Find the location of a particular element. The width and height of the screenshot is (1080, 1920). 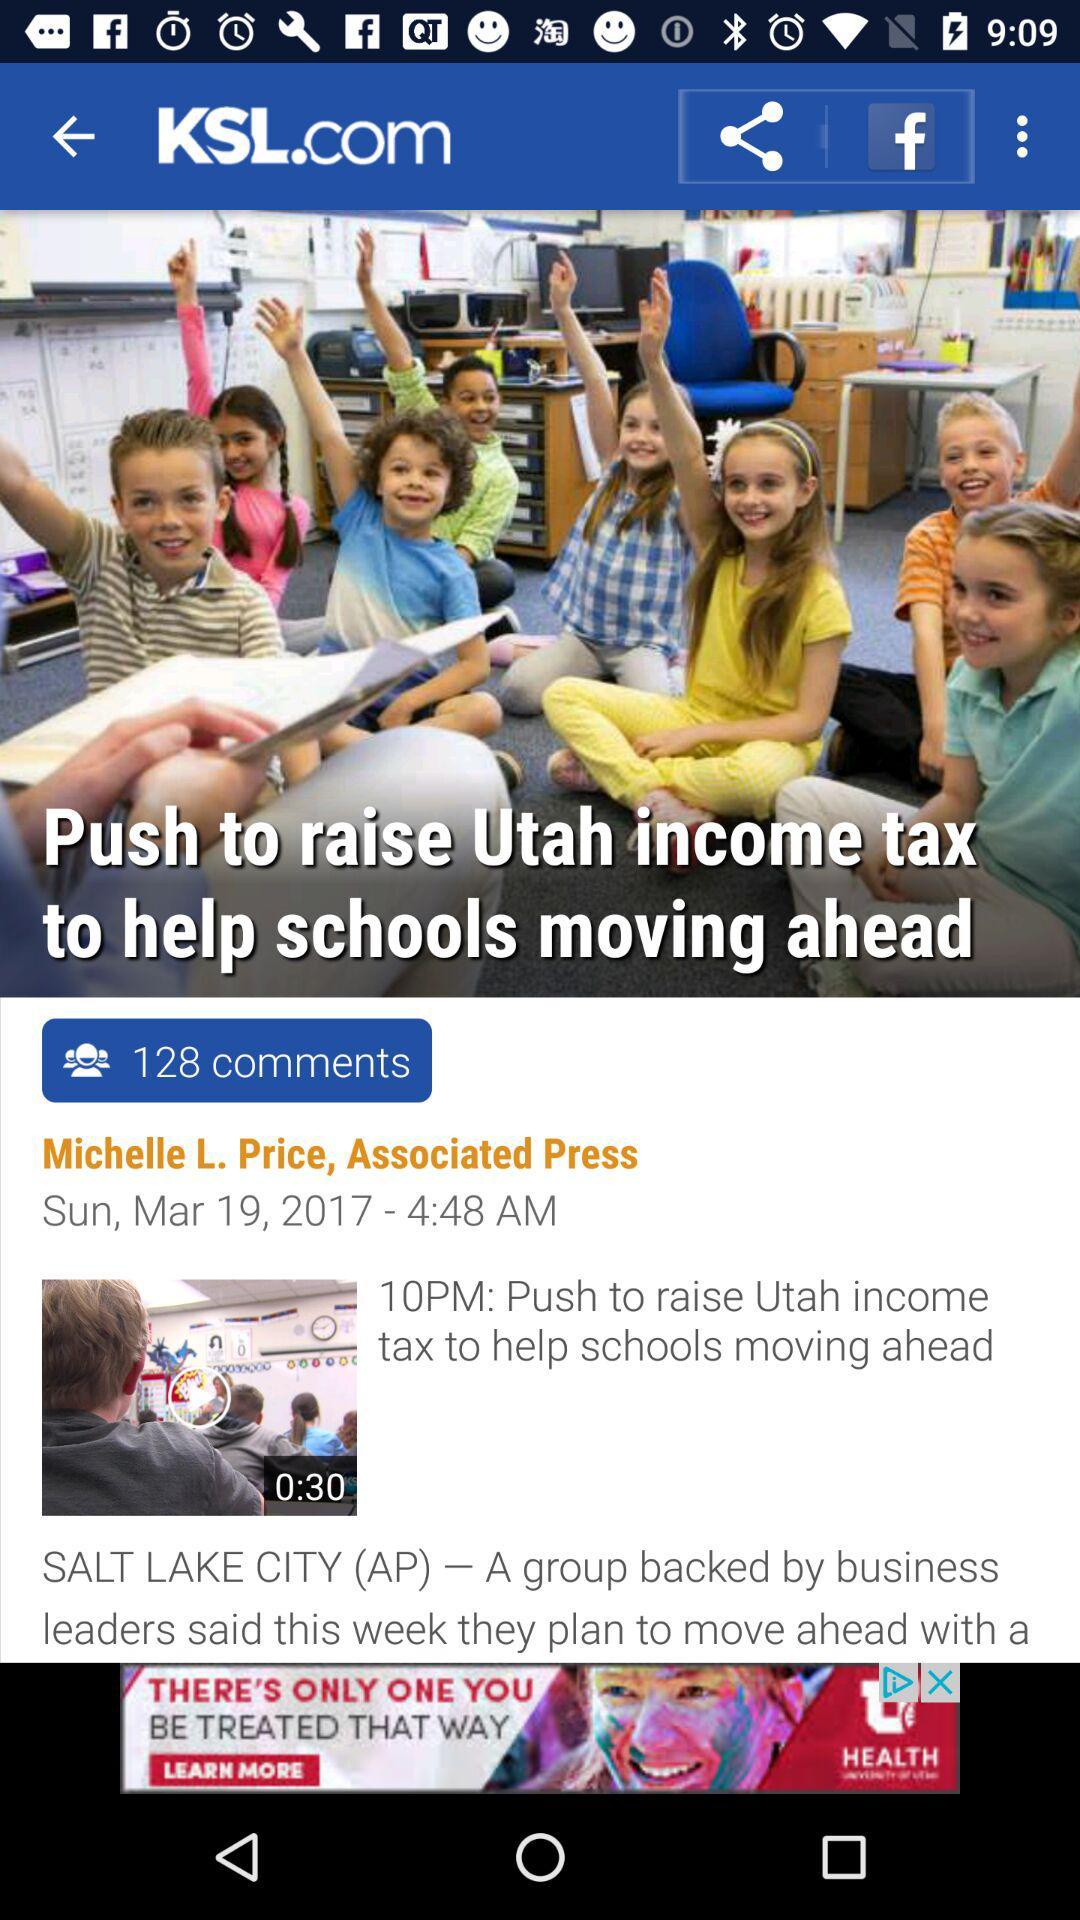

visit advertiser is located at coordinates (540, 1727).